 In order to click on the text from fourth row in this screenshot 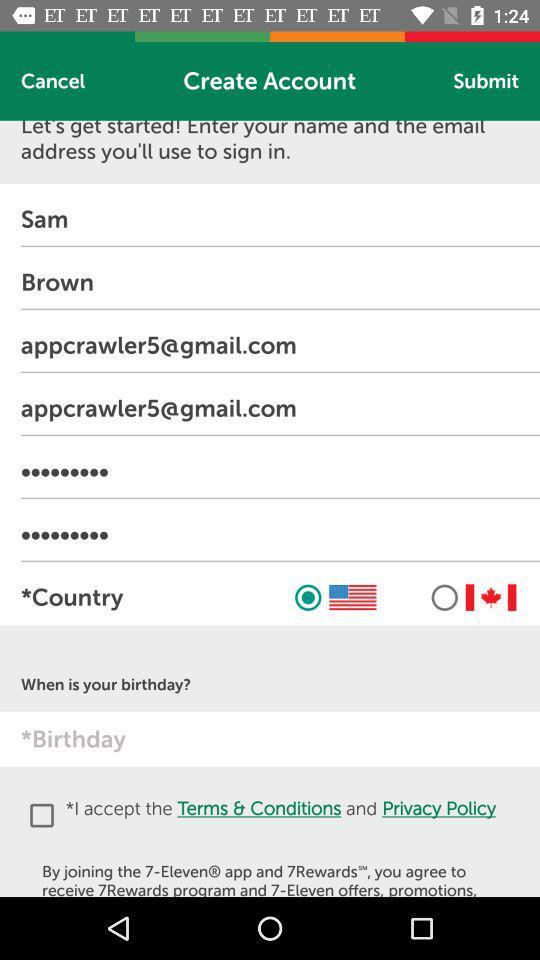, I will do `click(279, 407)`.